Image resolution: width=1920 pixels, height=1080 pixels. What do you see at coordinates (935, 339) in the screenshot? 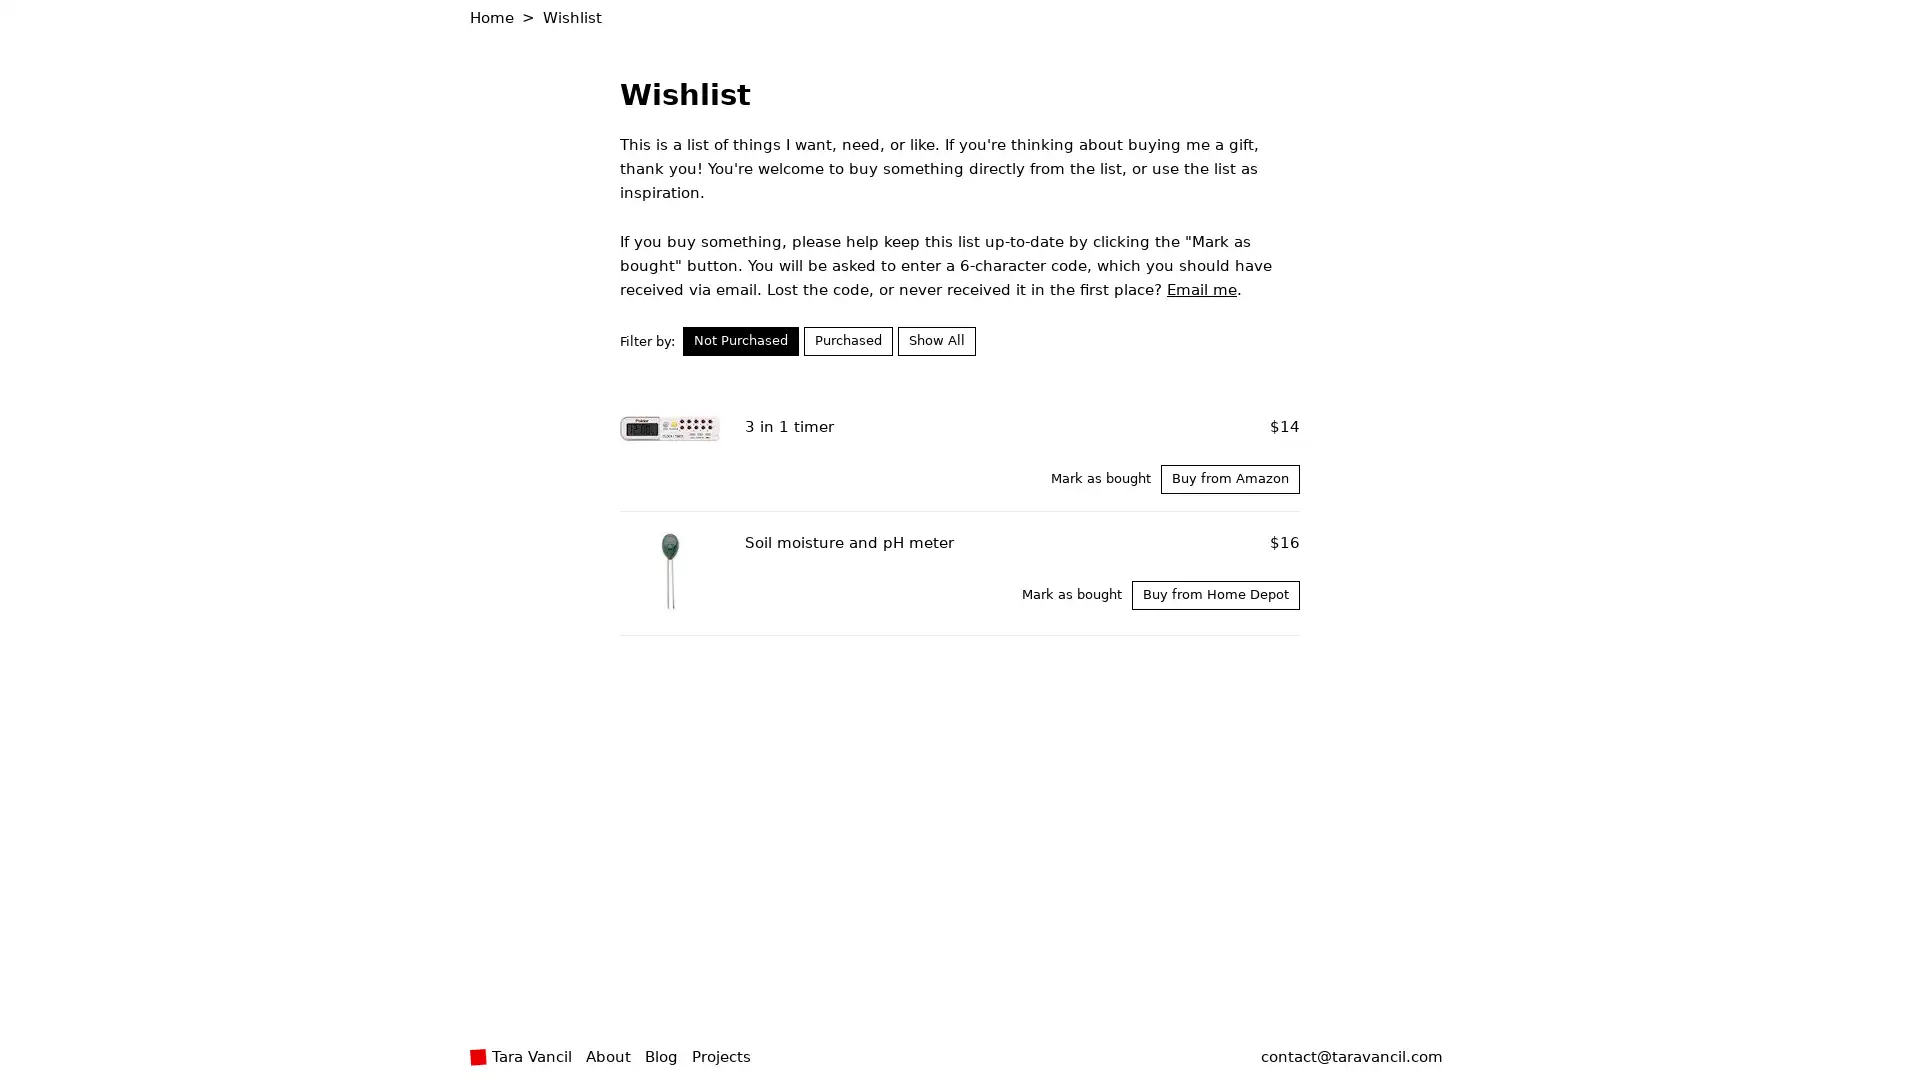
I see `Show All` at bounding box center [935, 339].